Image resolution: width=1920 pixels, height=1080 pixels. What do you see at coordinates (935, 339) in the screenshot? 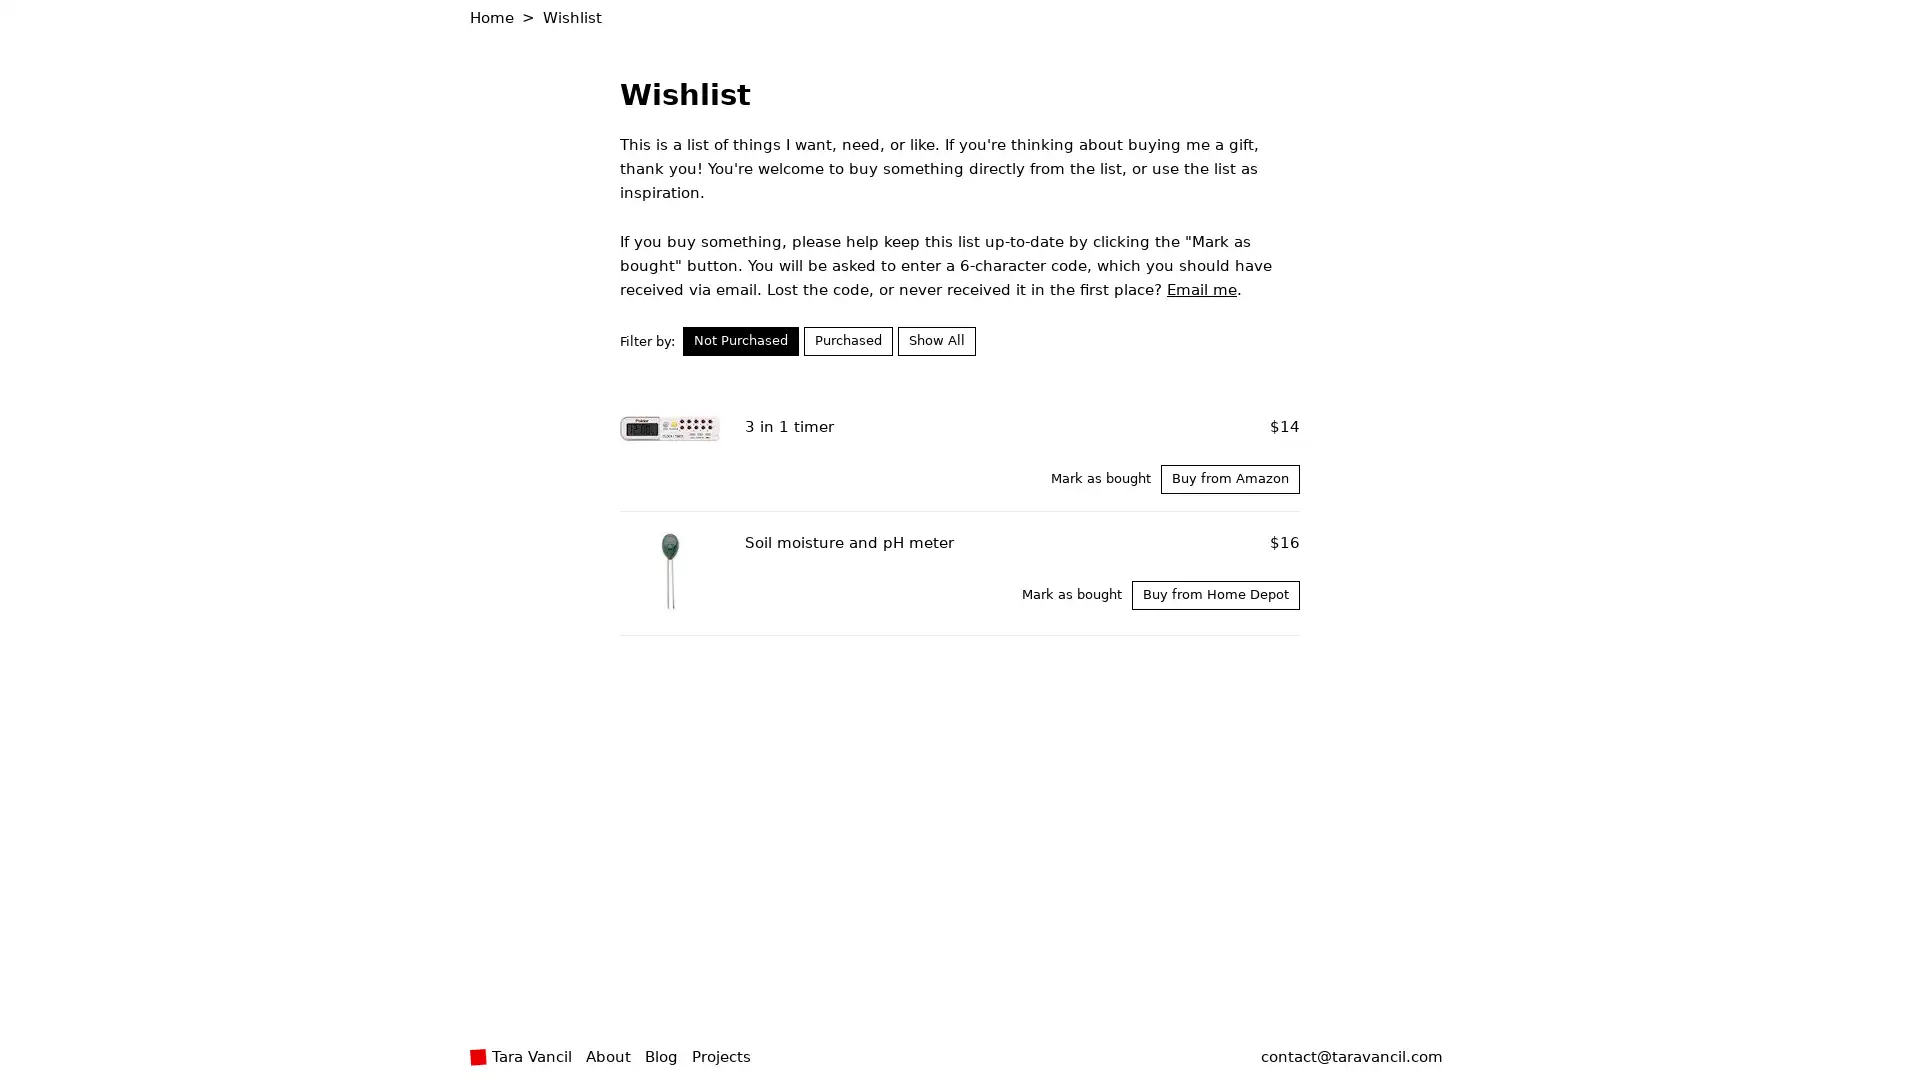
I see `Show All` at bounding box center [935, 339].